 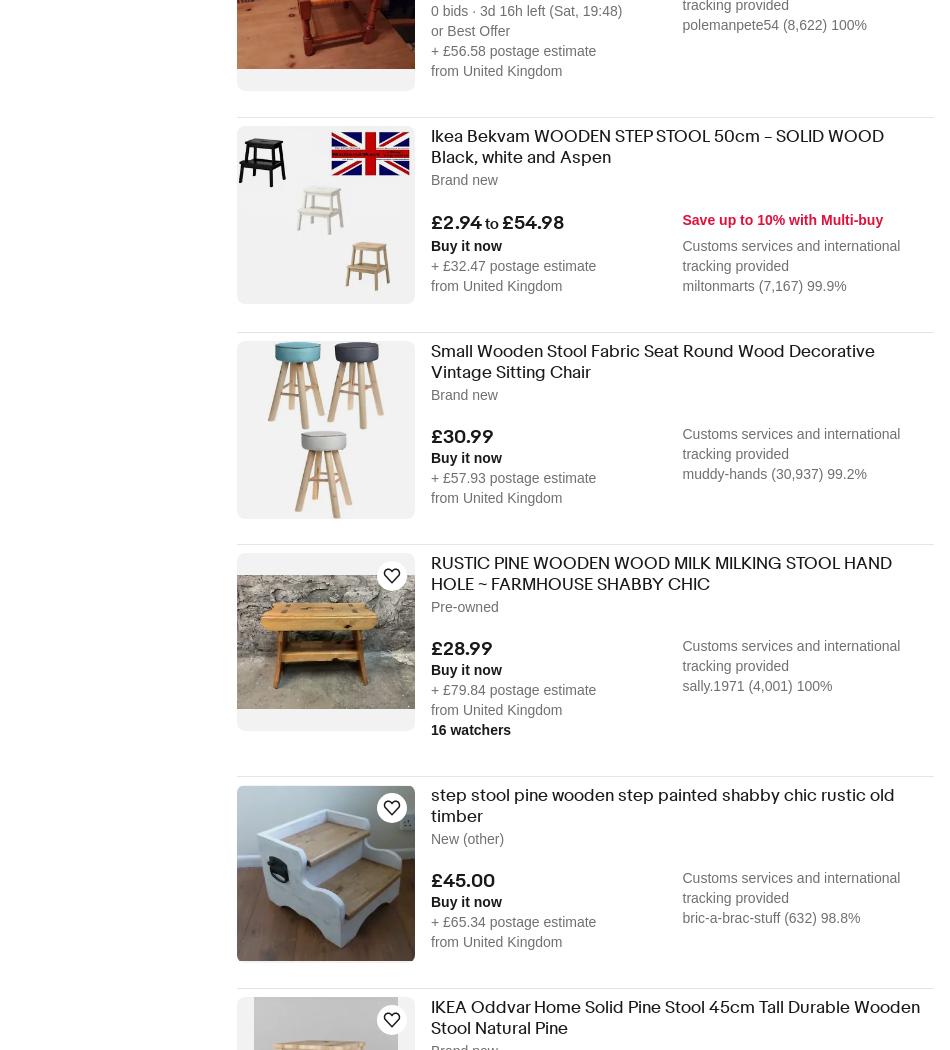 I want to click on '+ £79.84 postage estimate', so click(x=513, y=689).